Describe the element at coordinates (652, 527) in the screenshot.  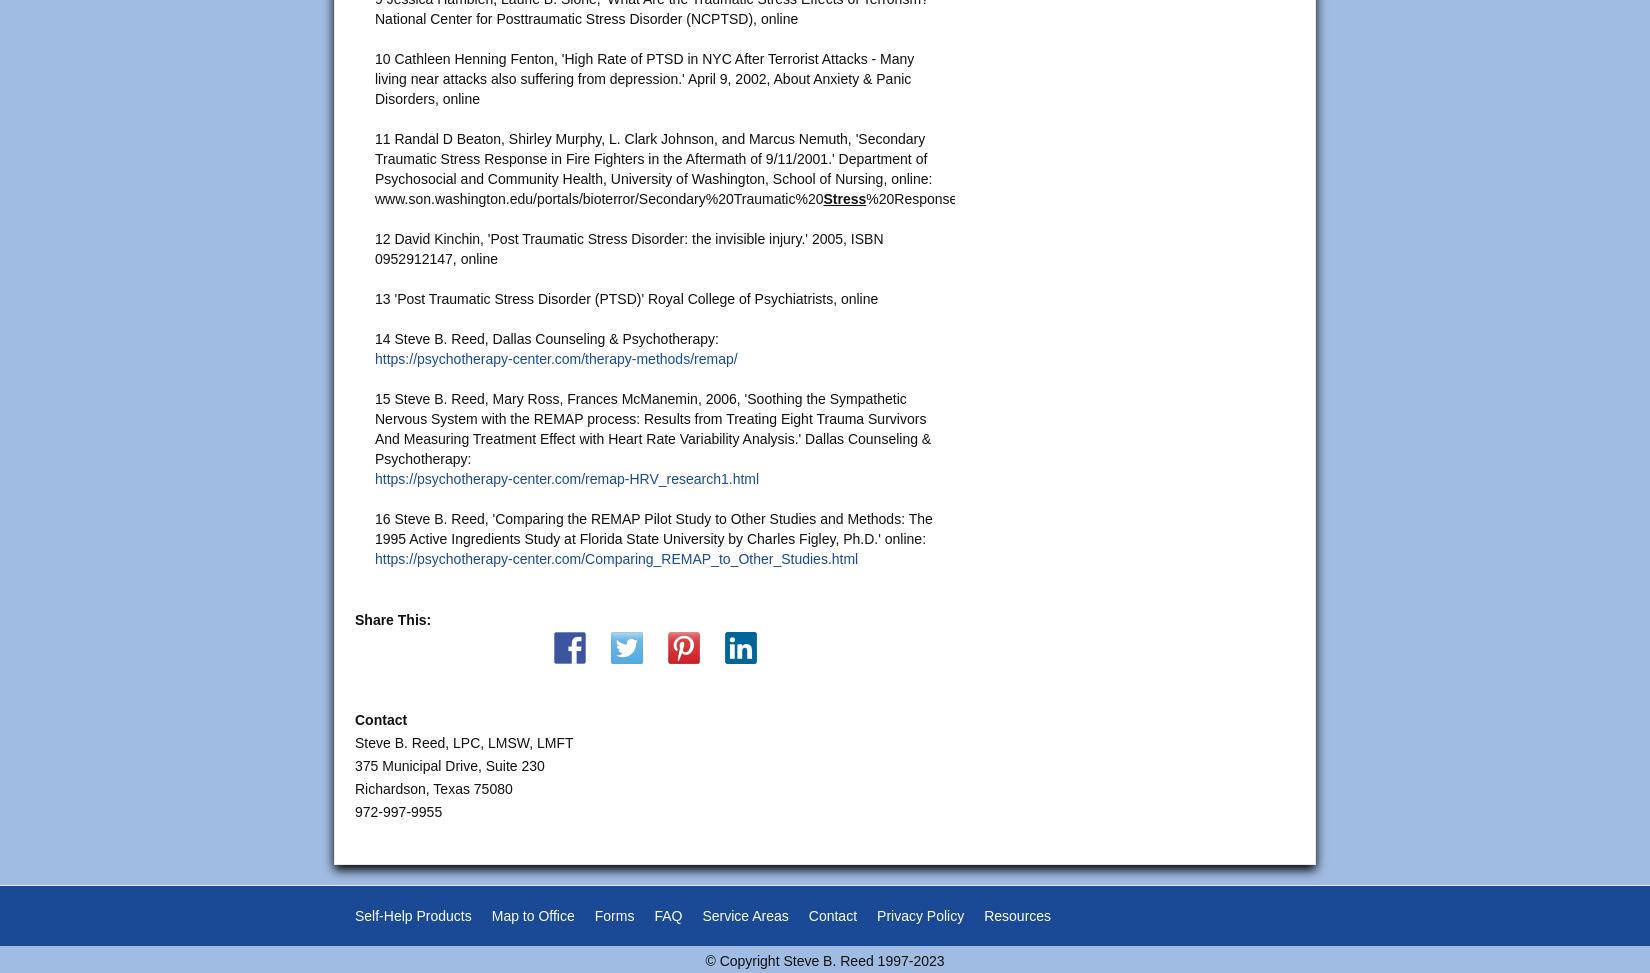
I see `'16 Steve B. Reed, 'Comparing the REMAP Pilot Study to Other Studies and Methods: The 1995 Active Ingredients Study at Florida State University by Charles Figley, Ph.D.' online:'` at that location.